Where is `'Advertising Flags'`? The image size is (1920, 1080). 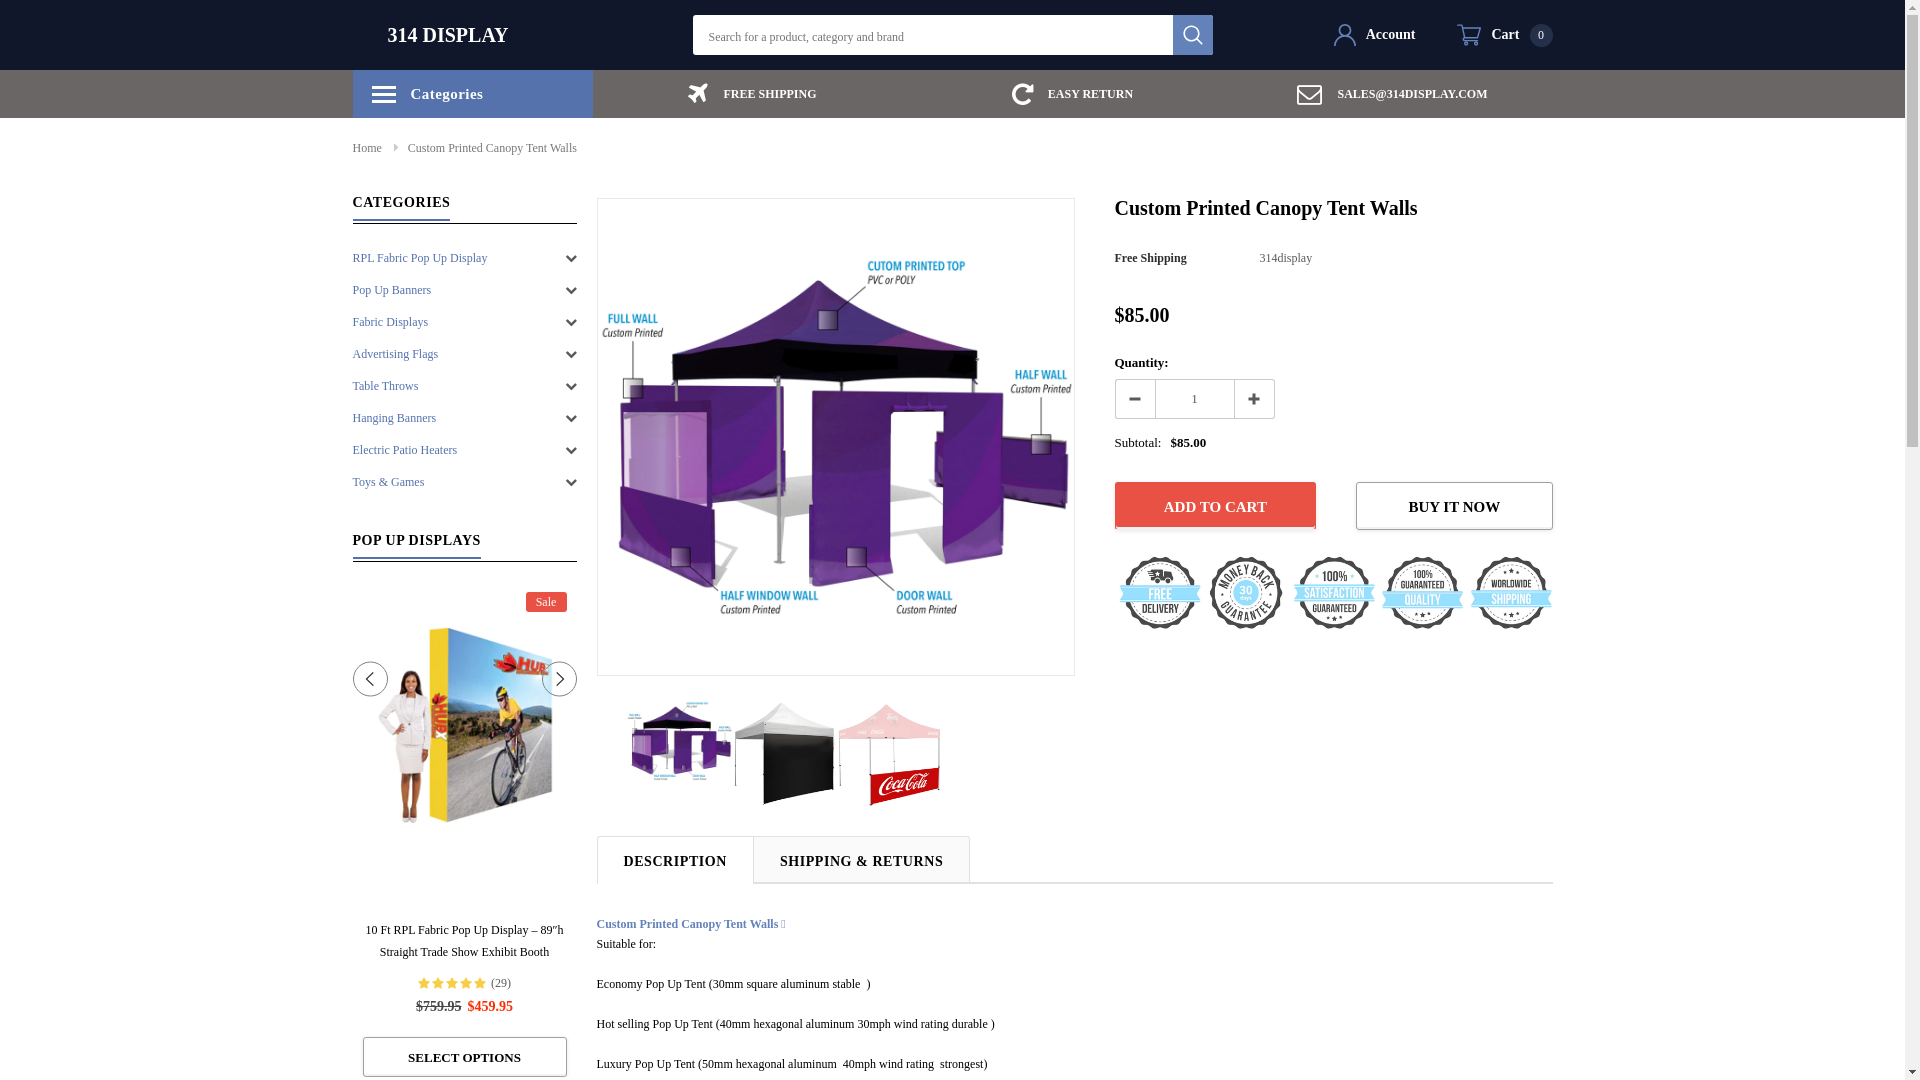 'Advertising Flags' is located at coordinates (394, 353).